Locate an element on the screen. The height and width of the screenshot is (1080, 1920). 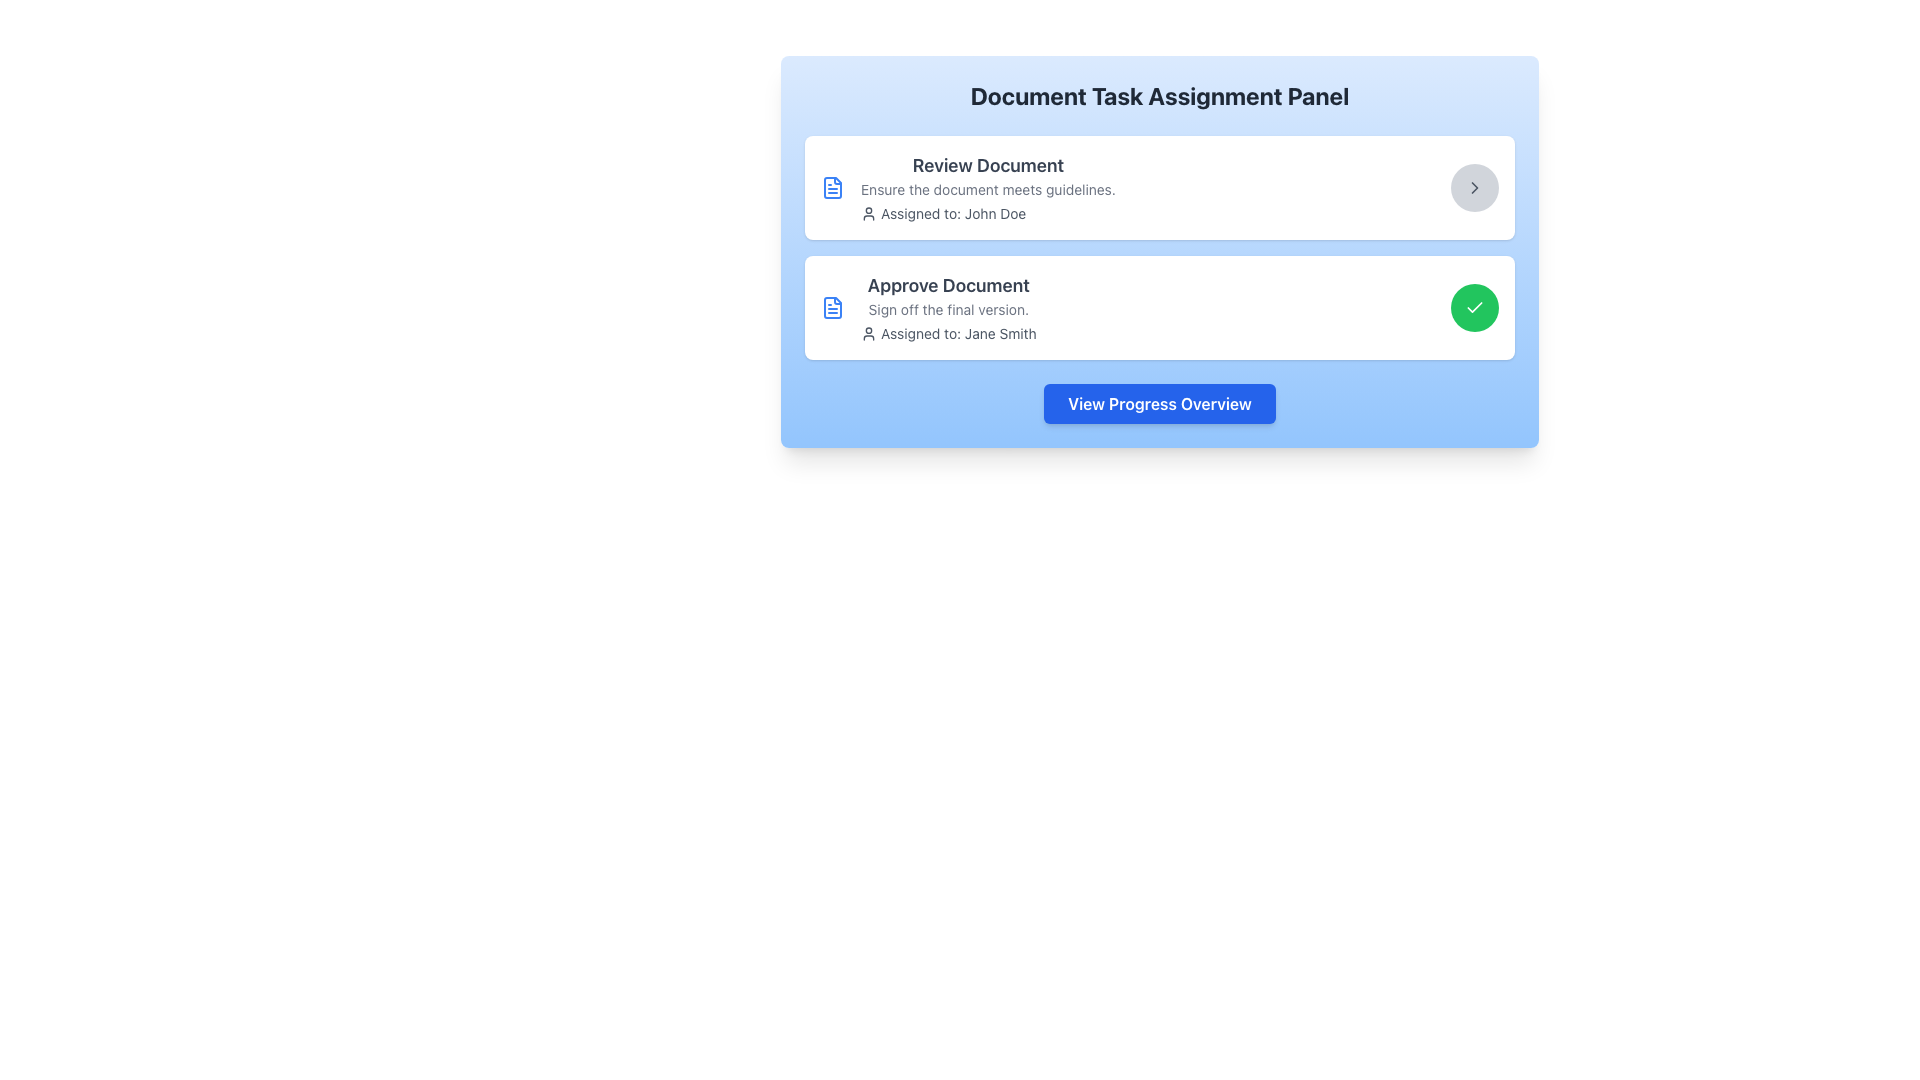
the text element indicating the current assignee for the task, which displays the name 'John Doe' located in the 'Review Document' section of the task assignment panel is located at coordinates (988, 213).